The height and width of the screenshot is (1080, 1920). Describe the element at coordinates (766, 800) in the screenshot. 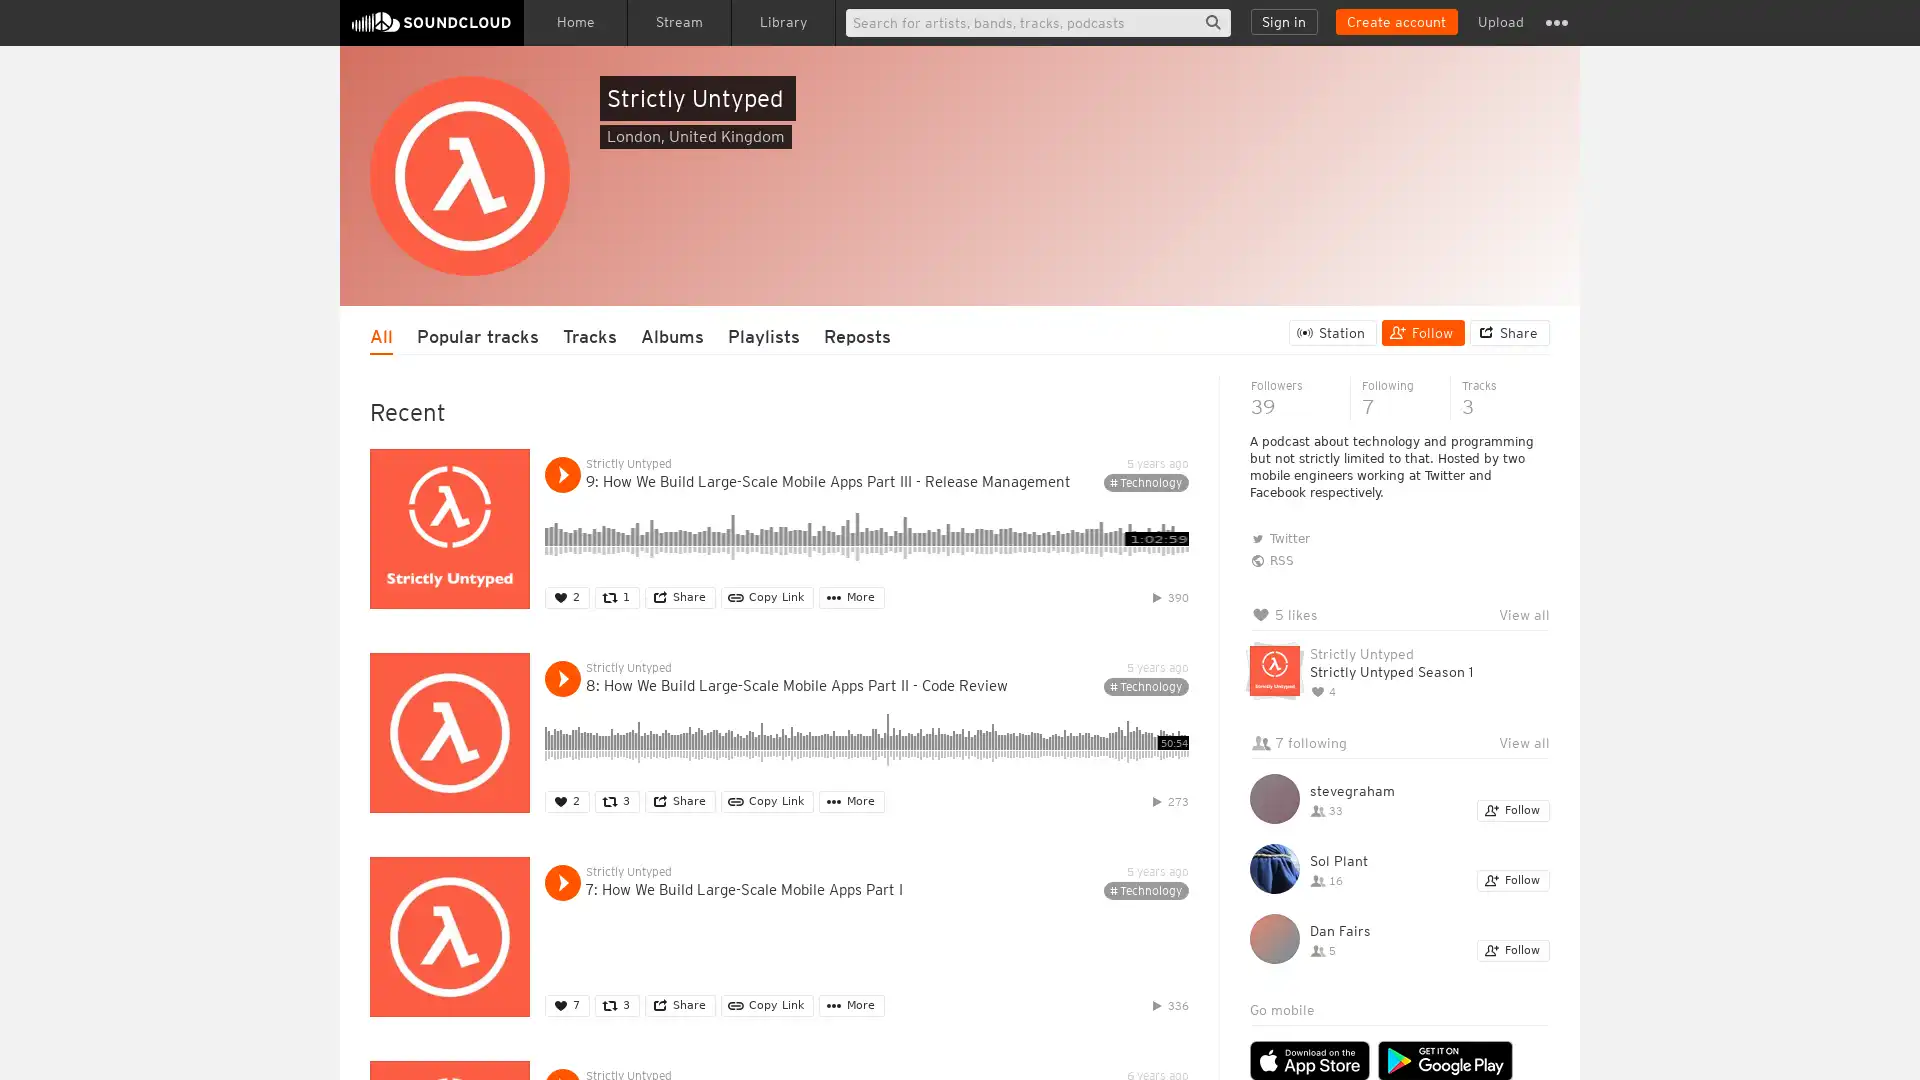

I see `Copy Link` at that location.